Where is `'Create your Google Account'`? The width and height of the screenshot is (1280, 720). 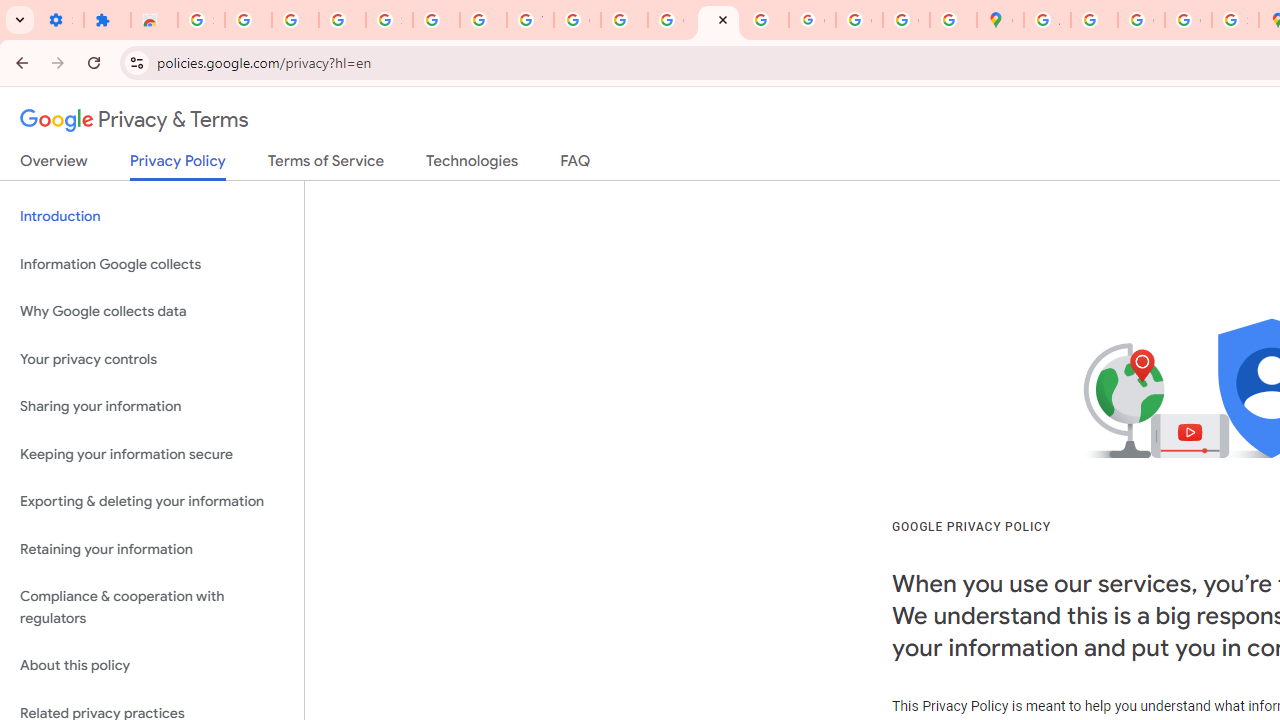 'Create your Google Account' is located at coordinates (1141, 20).